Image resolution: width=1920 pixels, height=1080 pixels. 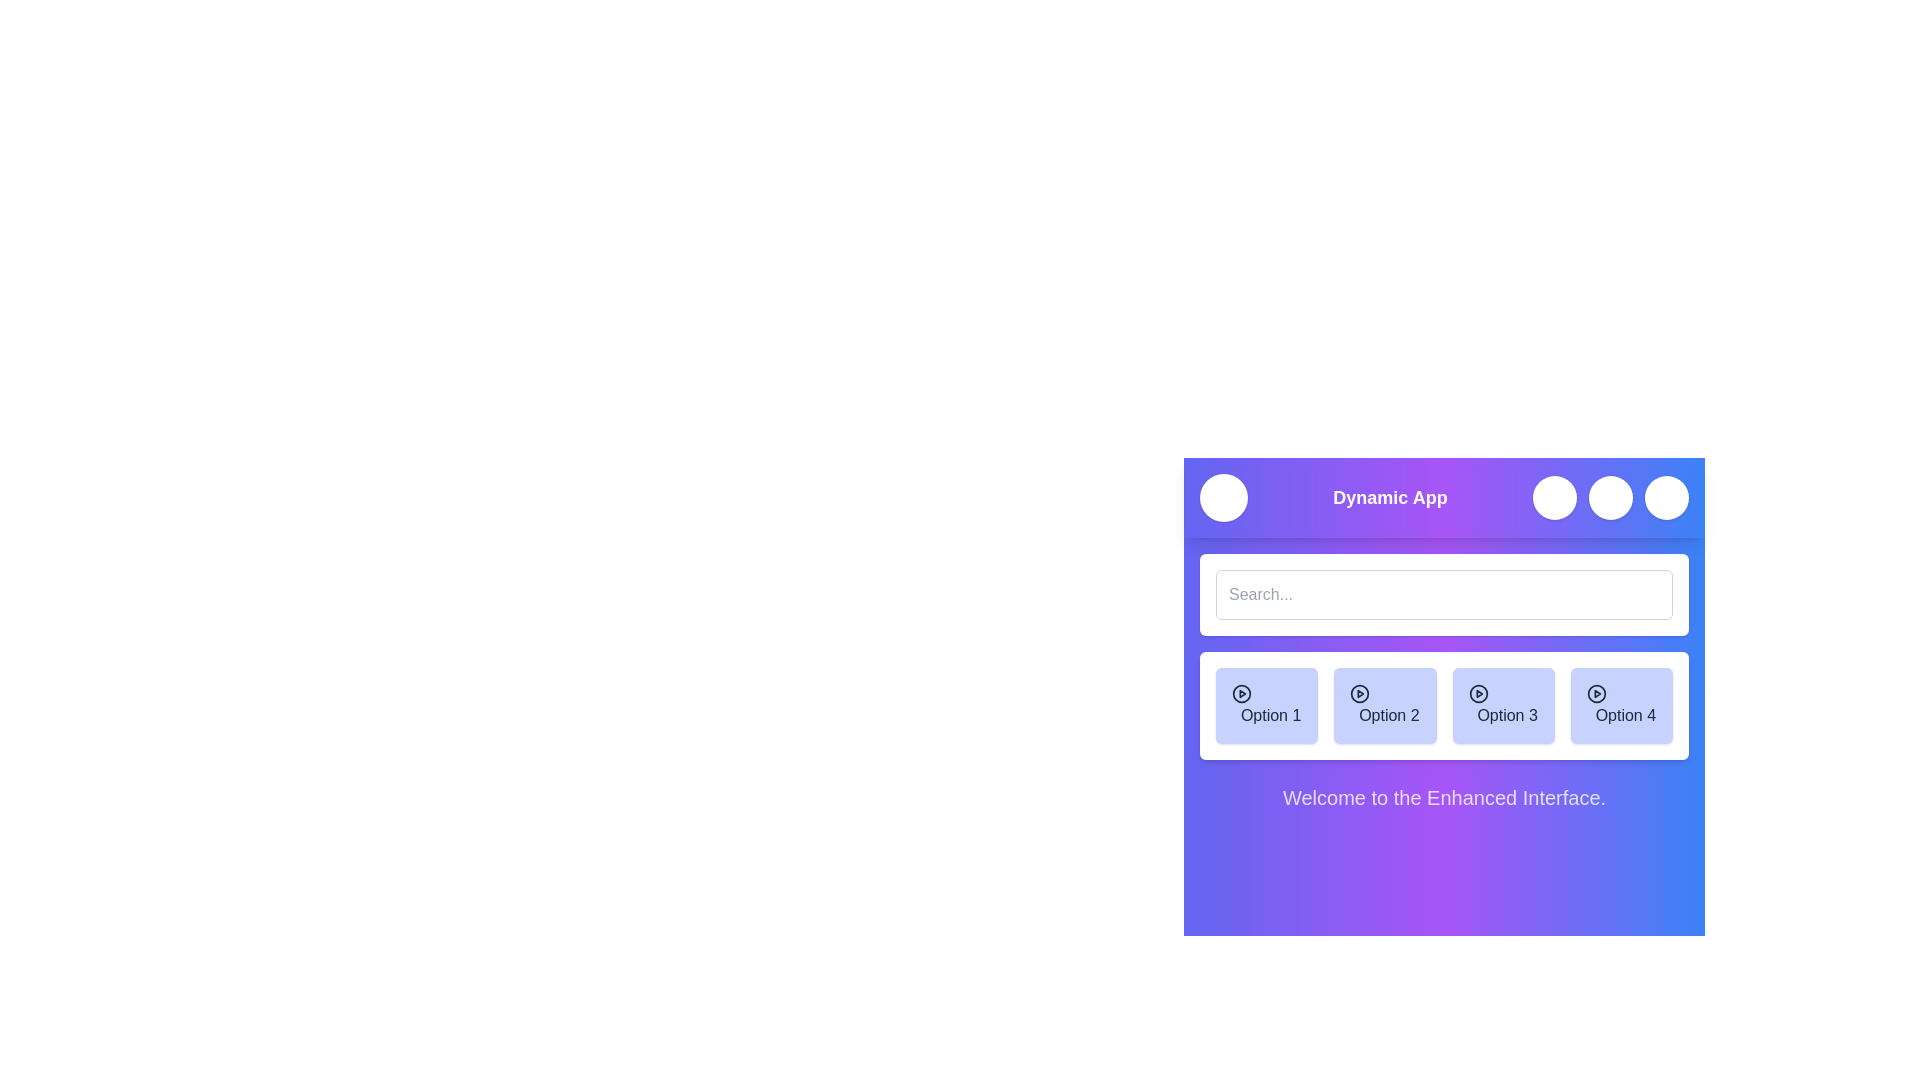 I want to click on the menu option Option 1 to select it, so click(x=1266, y=704).